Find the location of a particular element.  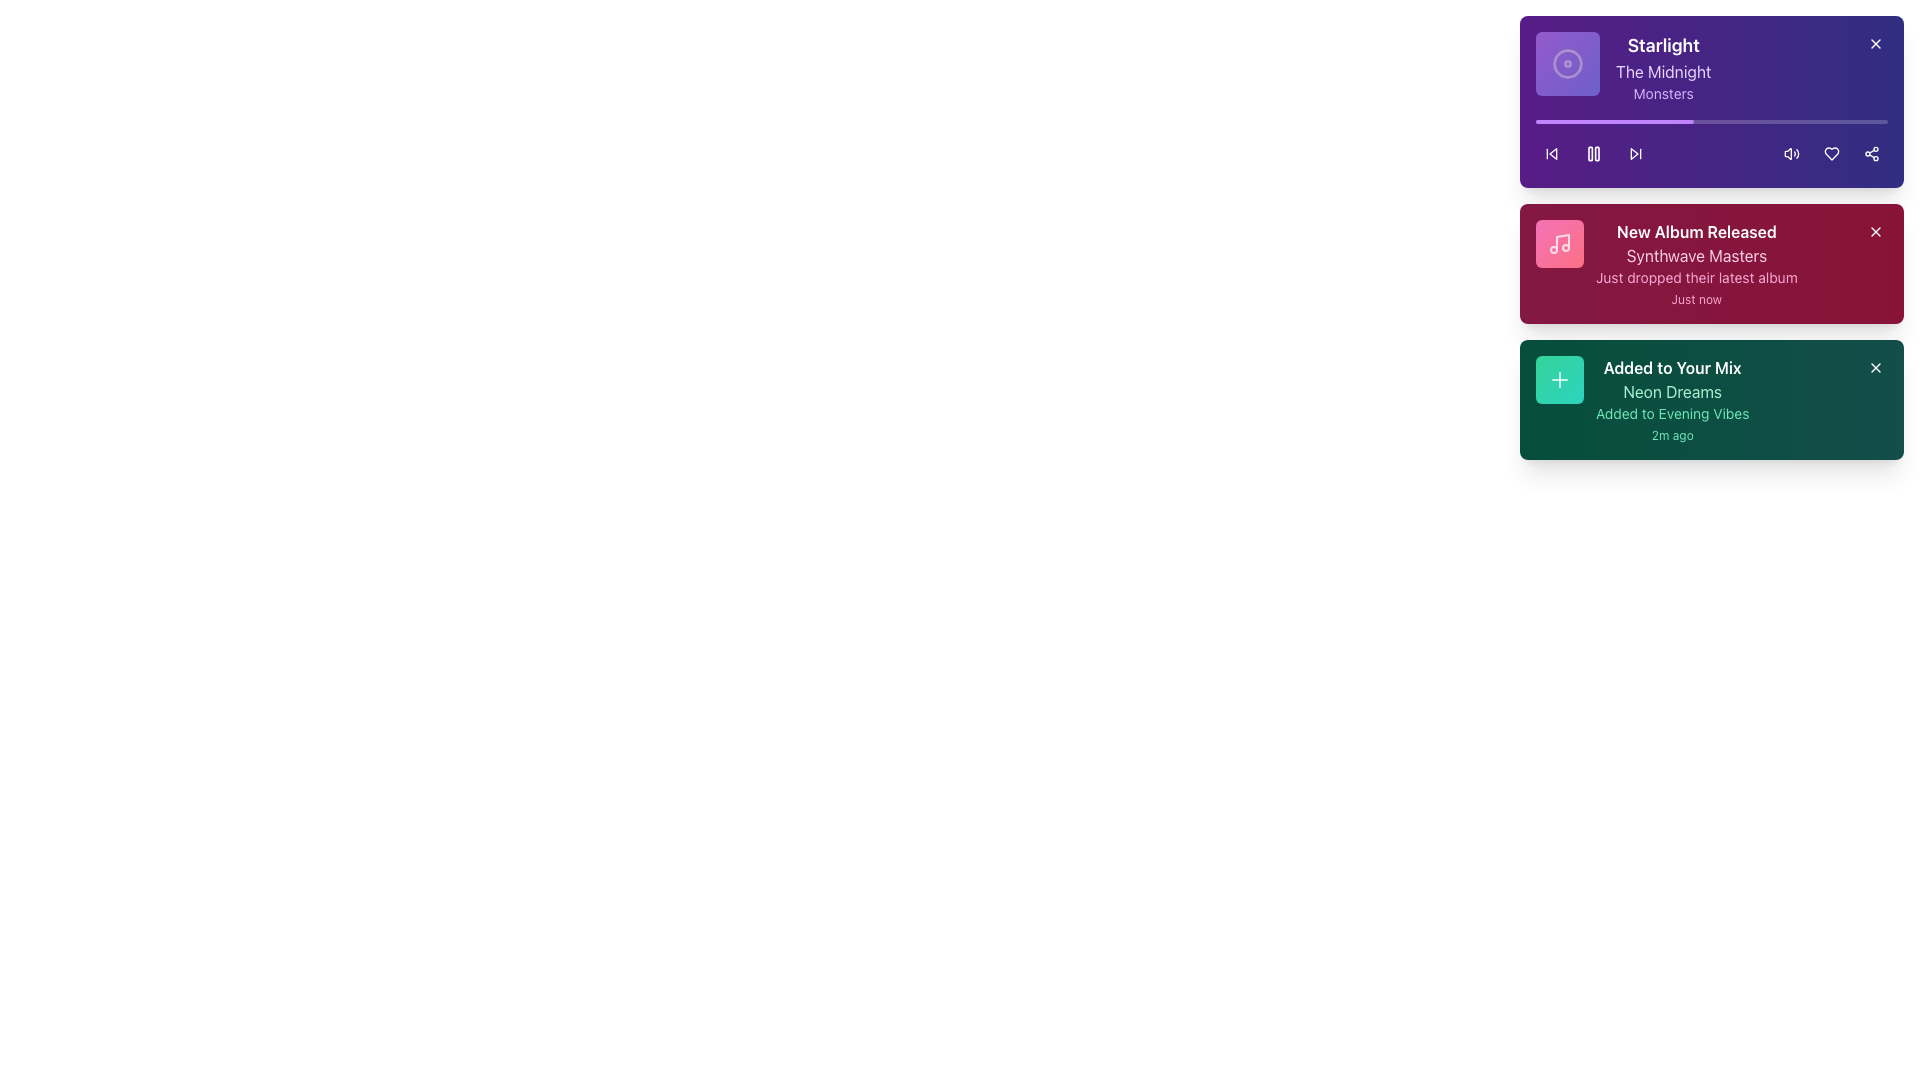

the Close button icon located at the top-right corner of the 'Starlight - The Midnight' notification card is located at coordinates (1875, 43).